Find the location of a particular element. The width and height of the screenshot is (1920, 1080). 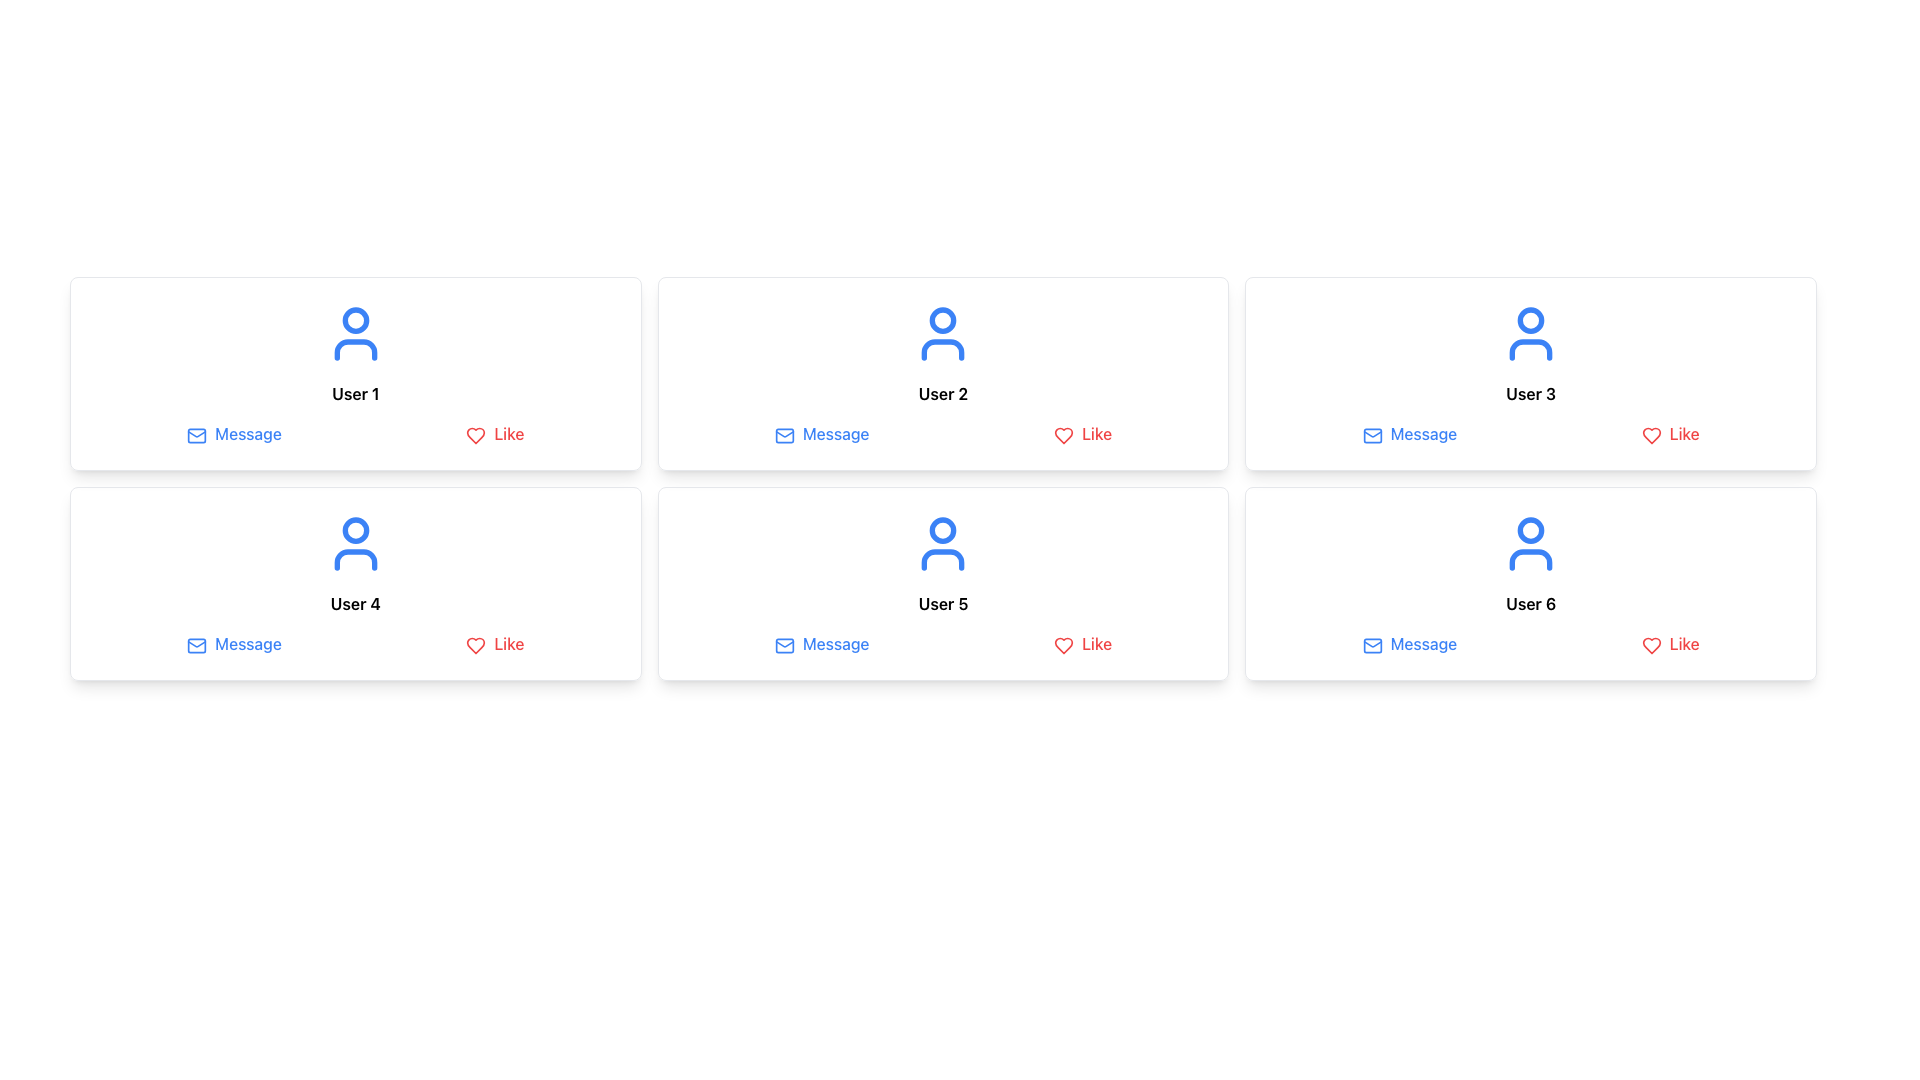

the messaging icon located within the 'Message' button for 'User 3' in the third column of the top row is located at coordinates (1371, 434).